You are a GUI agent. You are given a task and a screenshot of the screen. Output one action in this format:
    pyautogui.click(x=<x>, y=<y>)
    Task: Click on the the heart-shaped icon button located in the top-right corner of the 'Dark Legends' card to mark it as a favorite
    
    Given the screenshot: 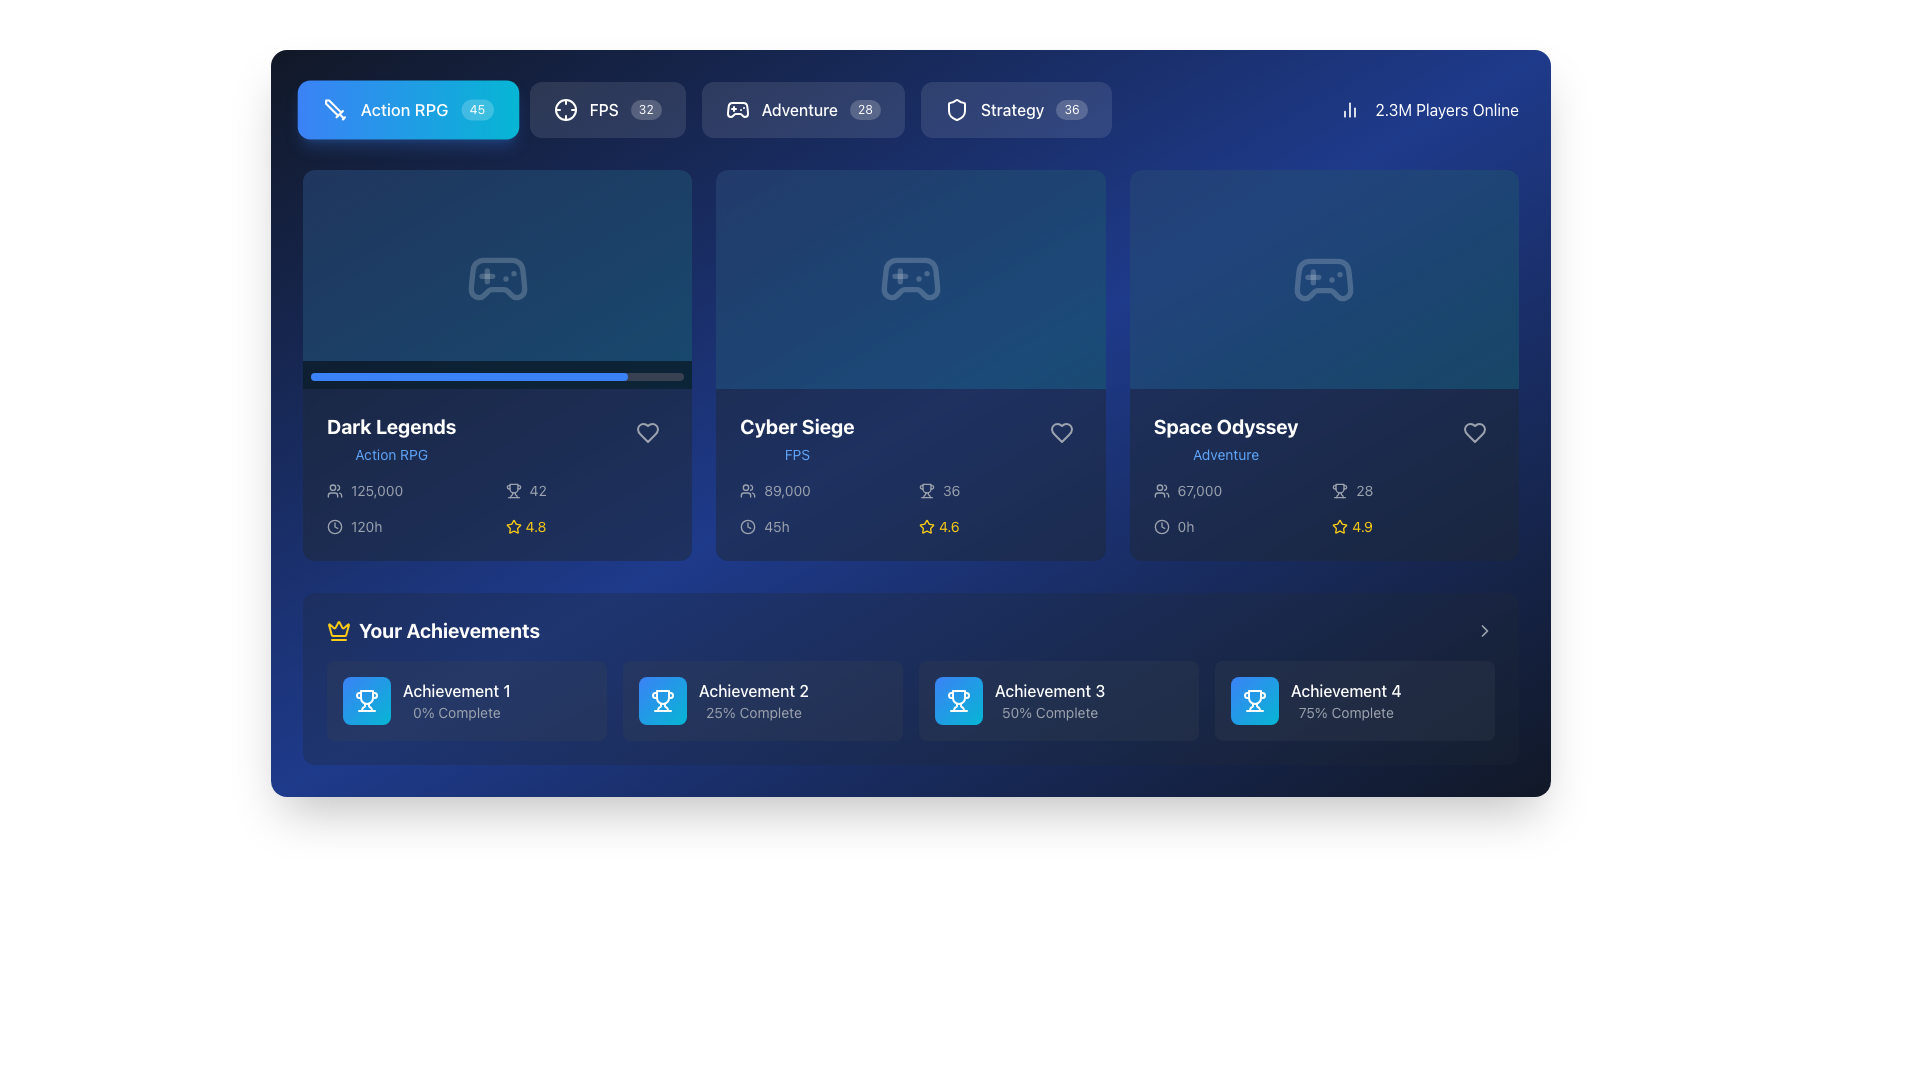 What is the action you would take?
    pyautogui.click(x=648, y=431)
    